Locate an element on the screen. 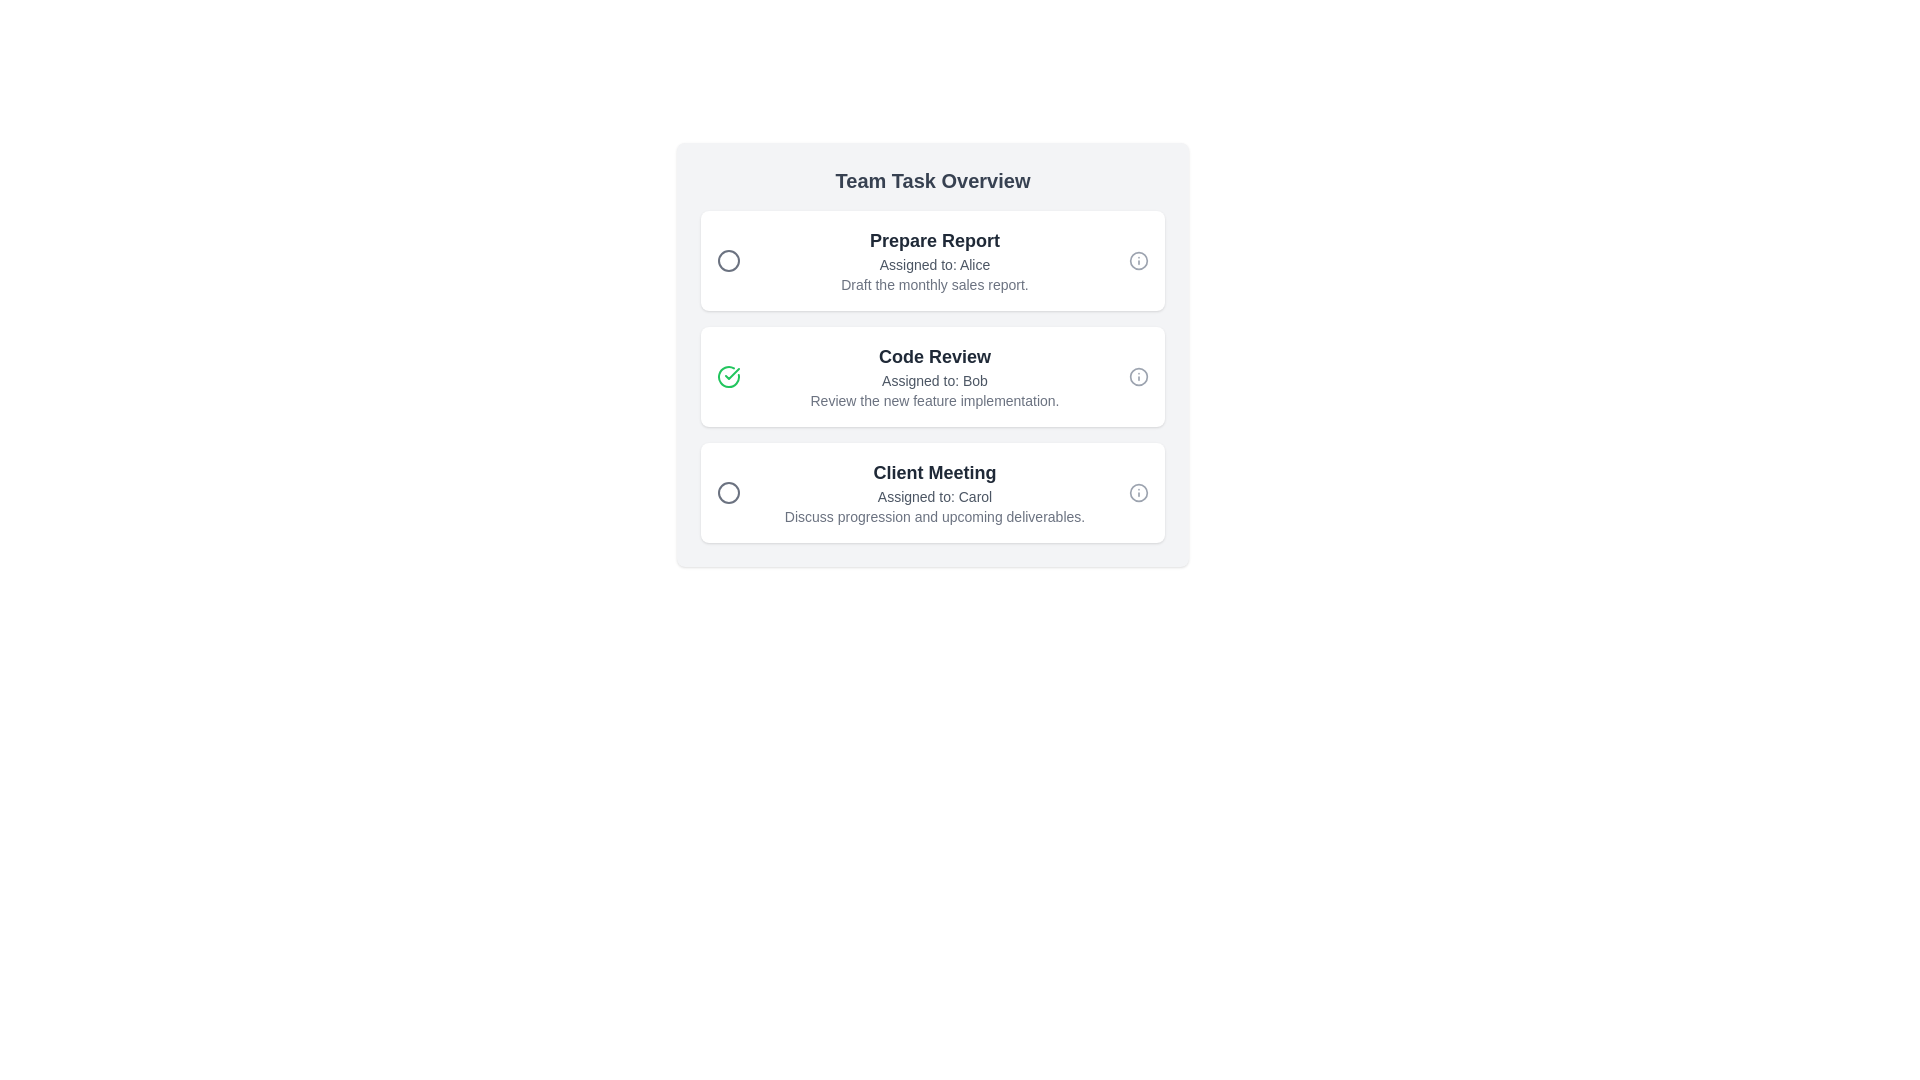  the informational icon located at the far right of the 'Code Review' task card to read or interpret its meaning is located at coordinates (1138, 377).